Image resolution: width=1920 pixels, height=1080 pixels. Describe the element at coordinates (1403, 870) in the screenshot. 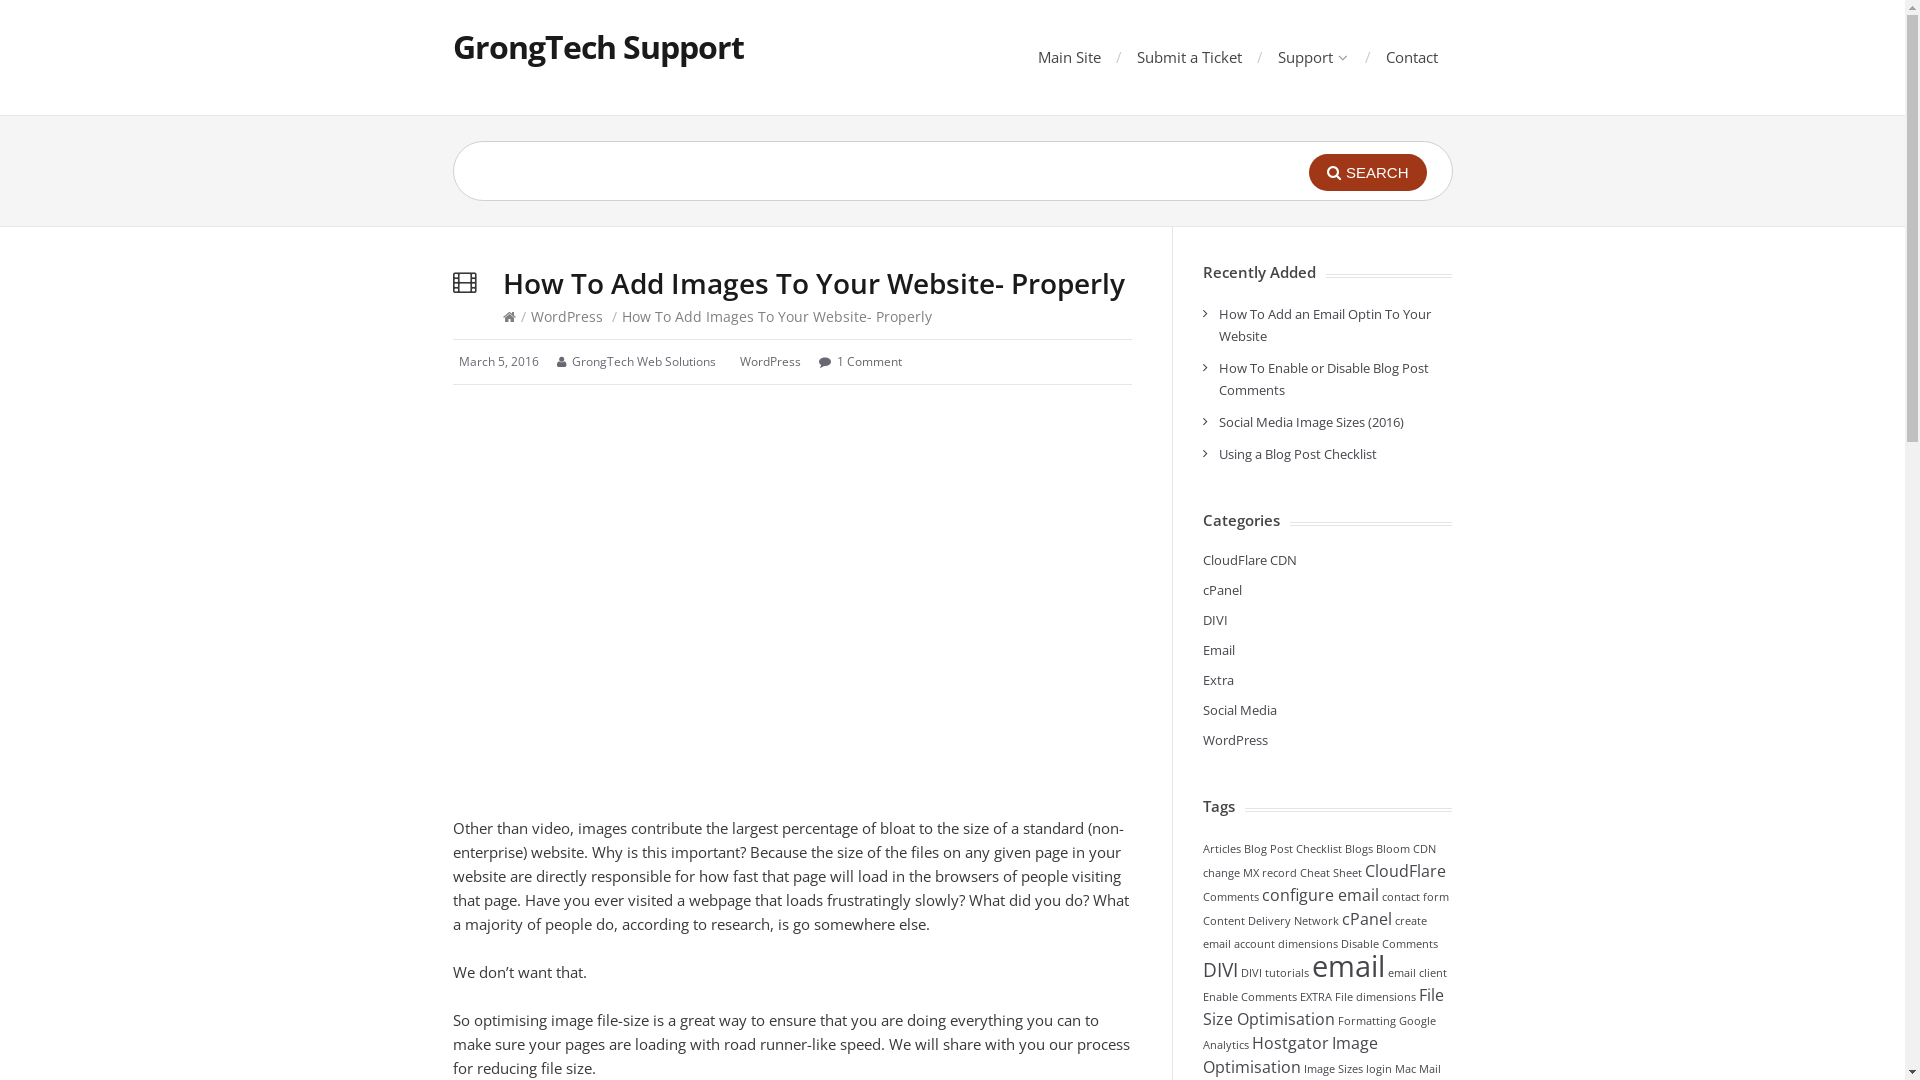

I see `'CloudFlare'` at that location.